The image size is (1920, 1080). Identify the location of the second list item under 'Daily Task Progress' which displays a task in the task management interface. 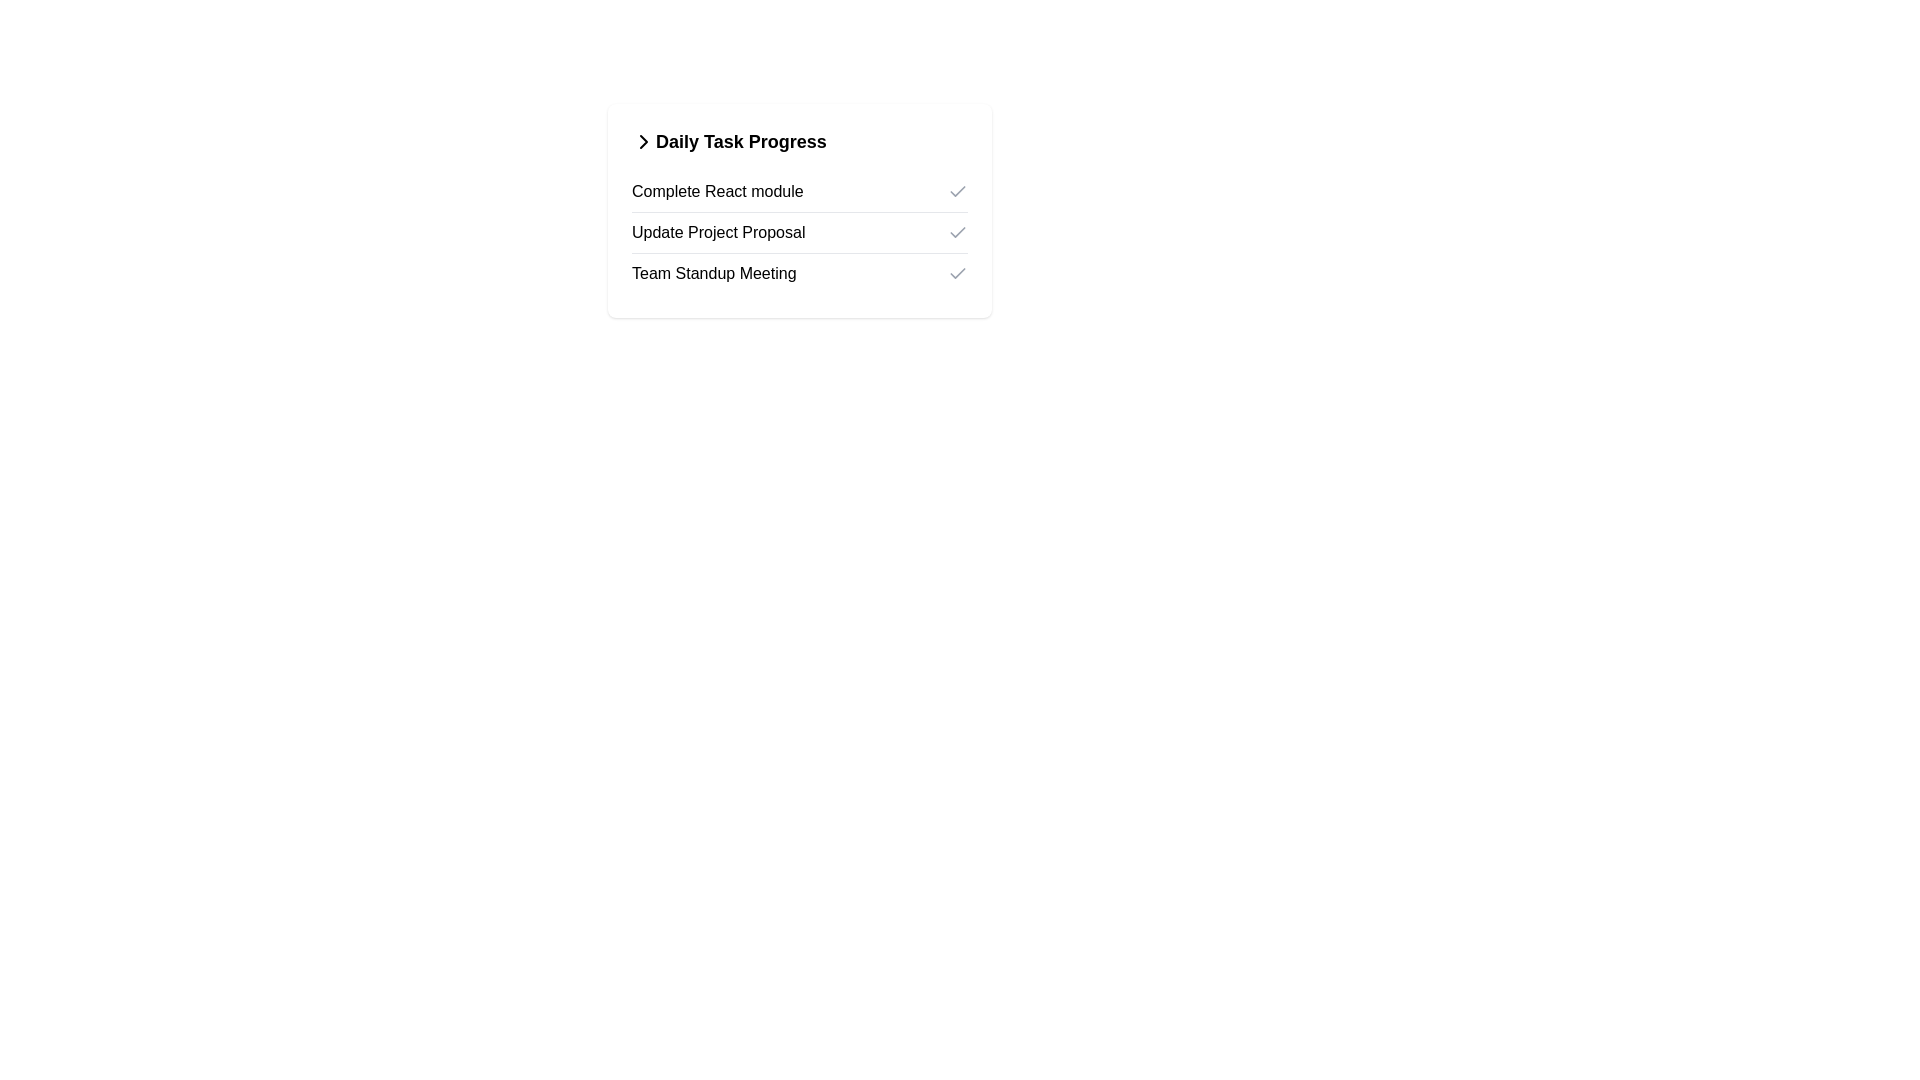
(800, 232).